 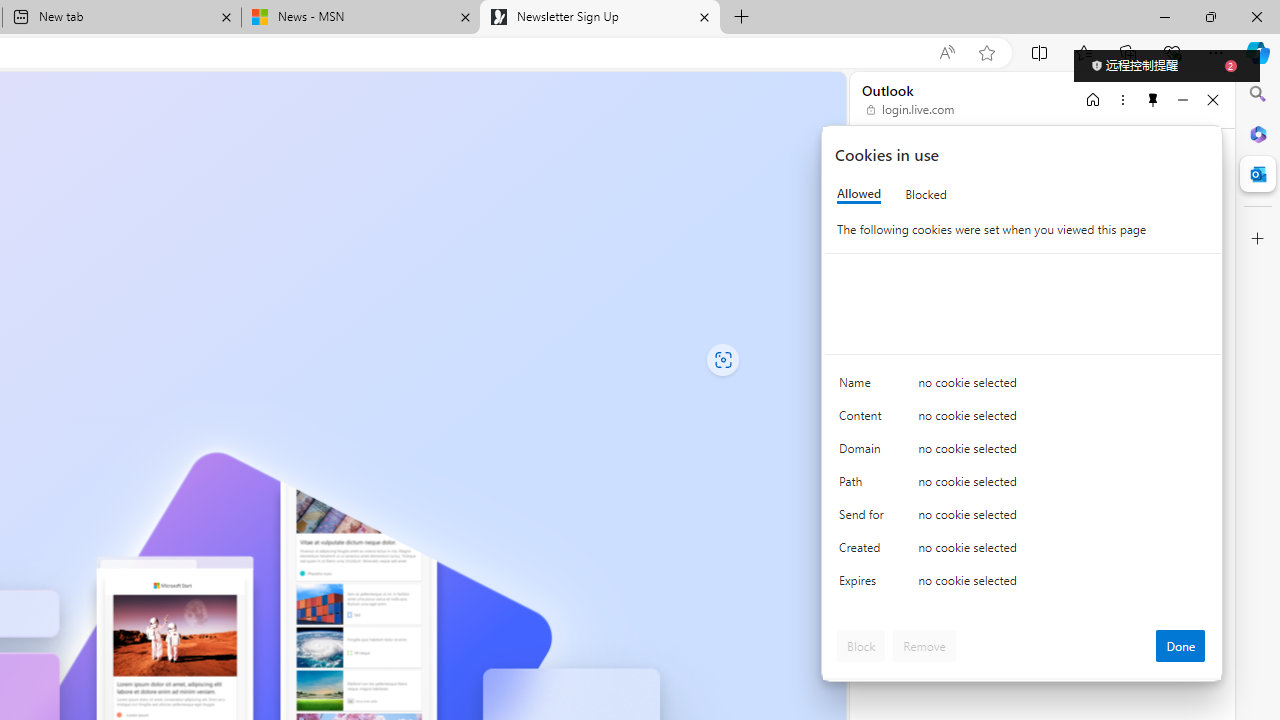 What do you see at coordinates (865, 518) in the screenshot?
I see `'Send for'` at bounding box center [865, 518].